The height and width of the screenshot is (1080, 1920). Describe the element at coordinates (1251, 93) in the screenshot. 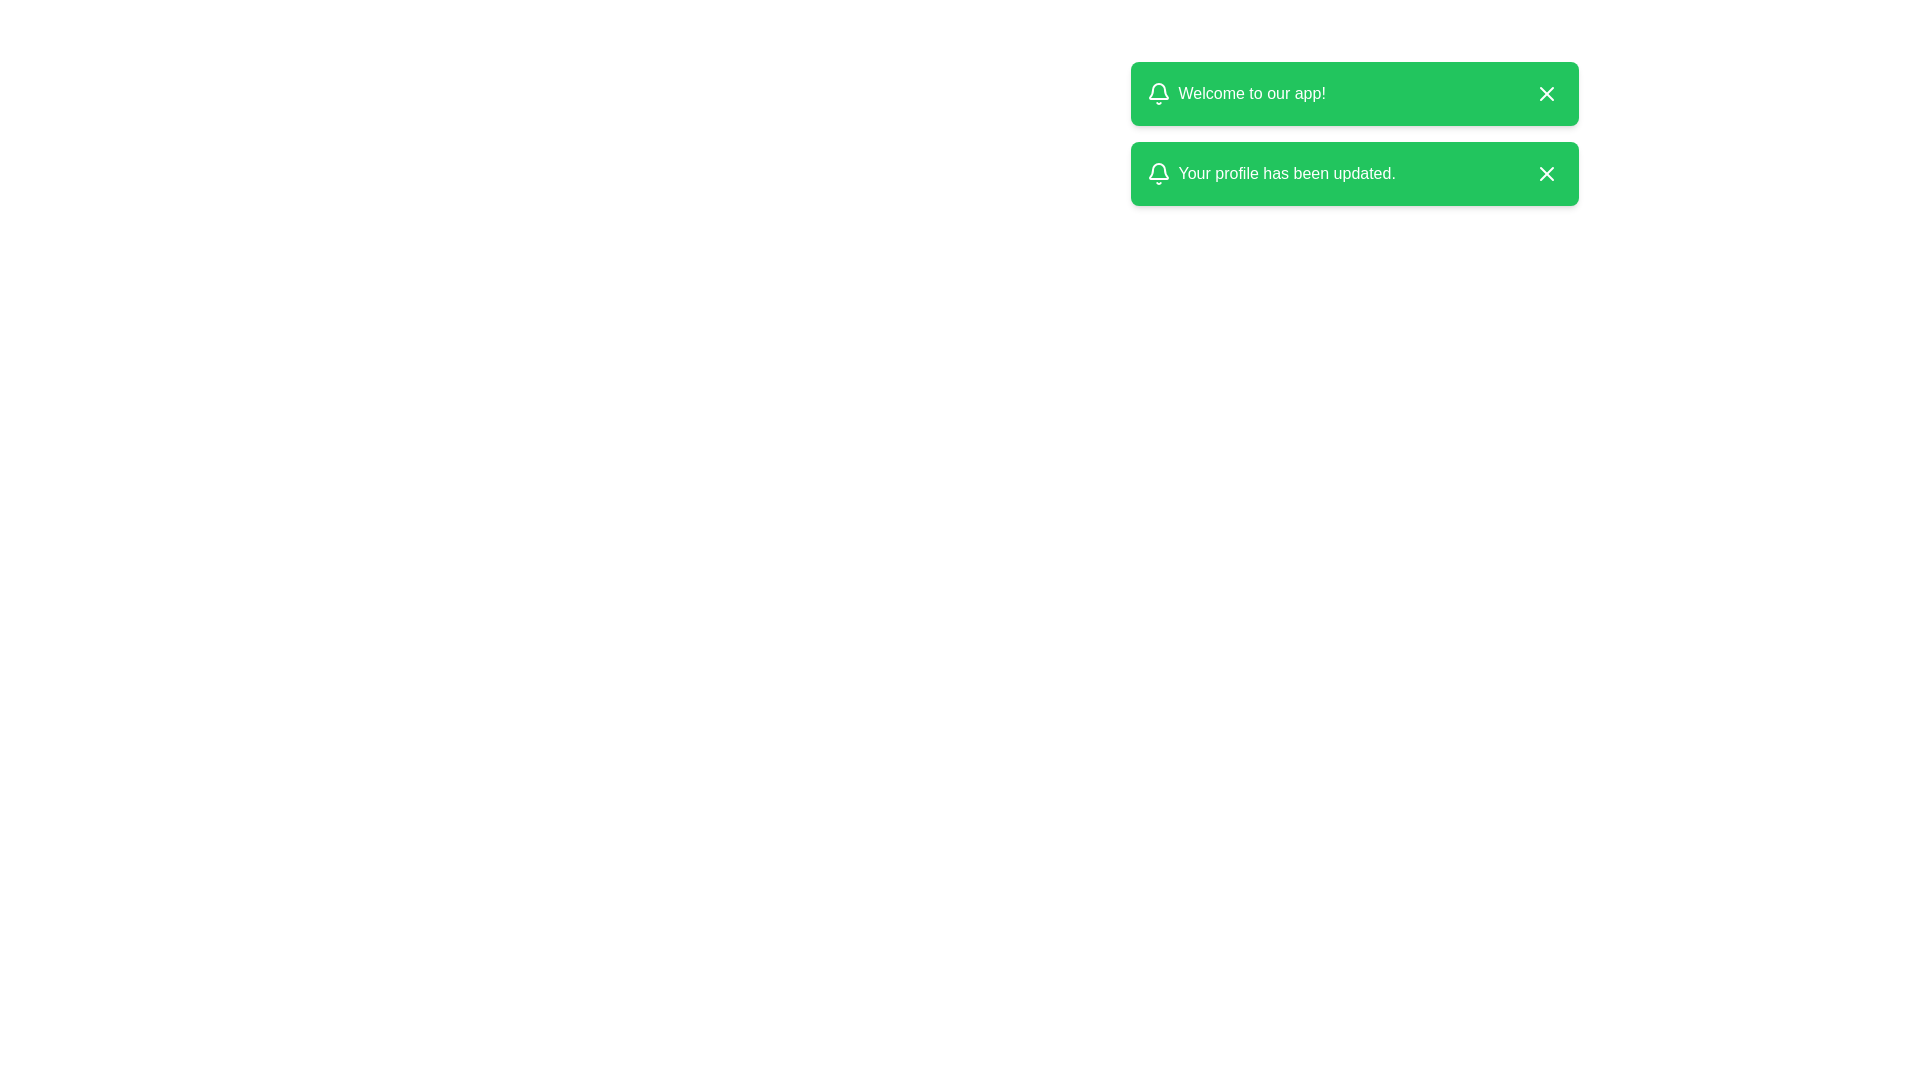

I see `the welcoming text displayed in the first notification banner, which is located to the right of the bell icon and to the left of the close button ('X')` at that location.